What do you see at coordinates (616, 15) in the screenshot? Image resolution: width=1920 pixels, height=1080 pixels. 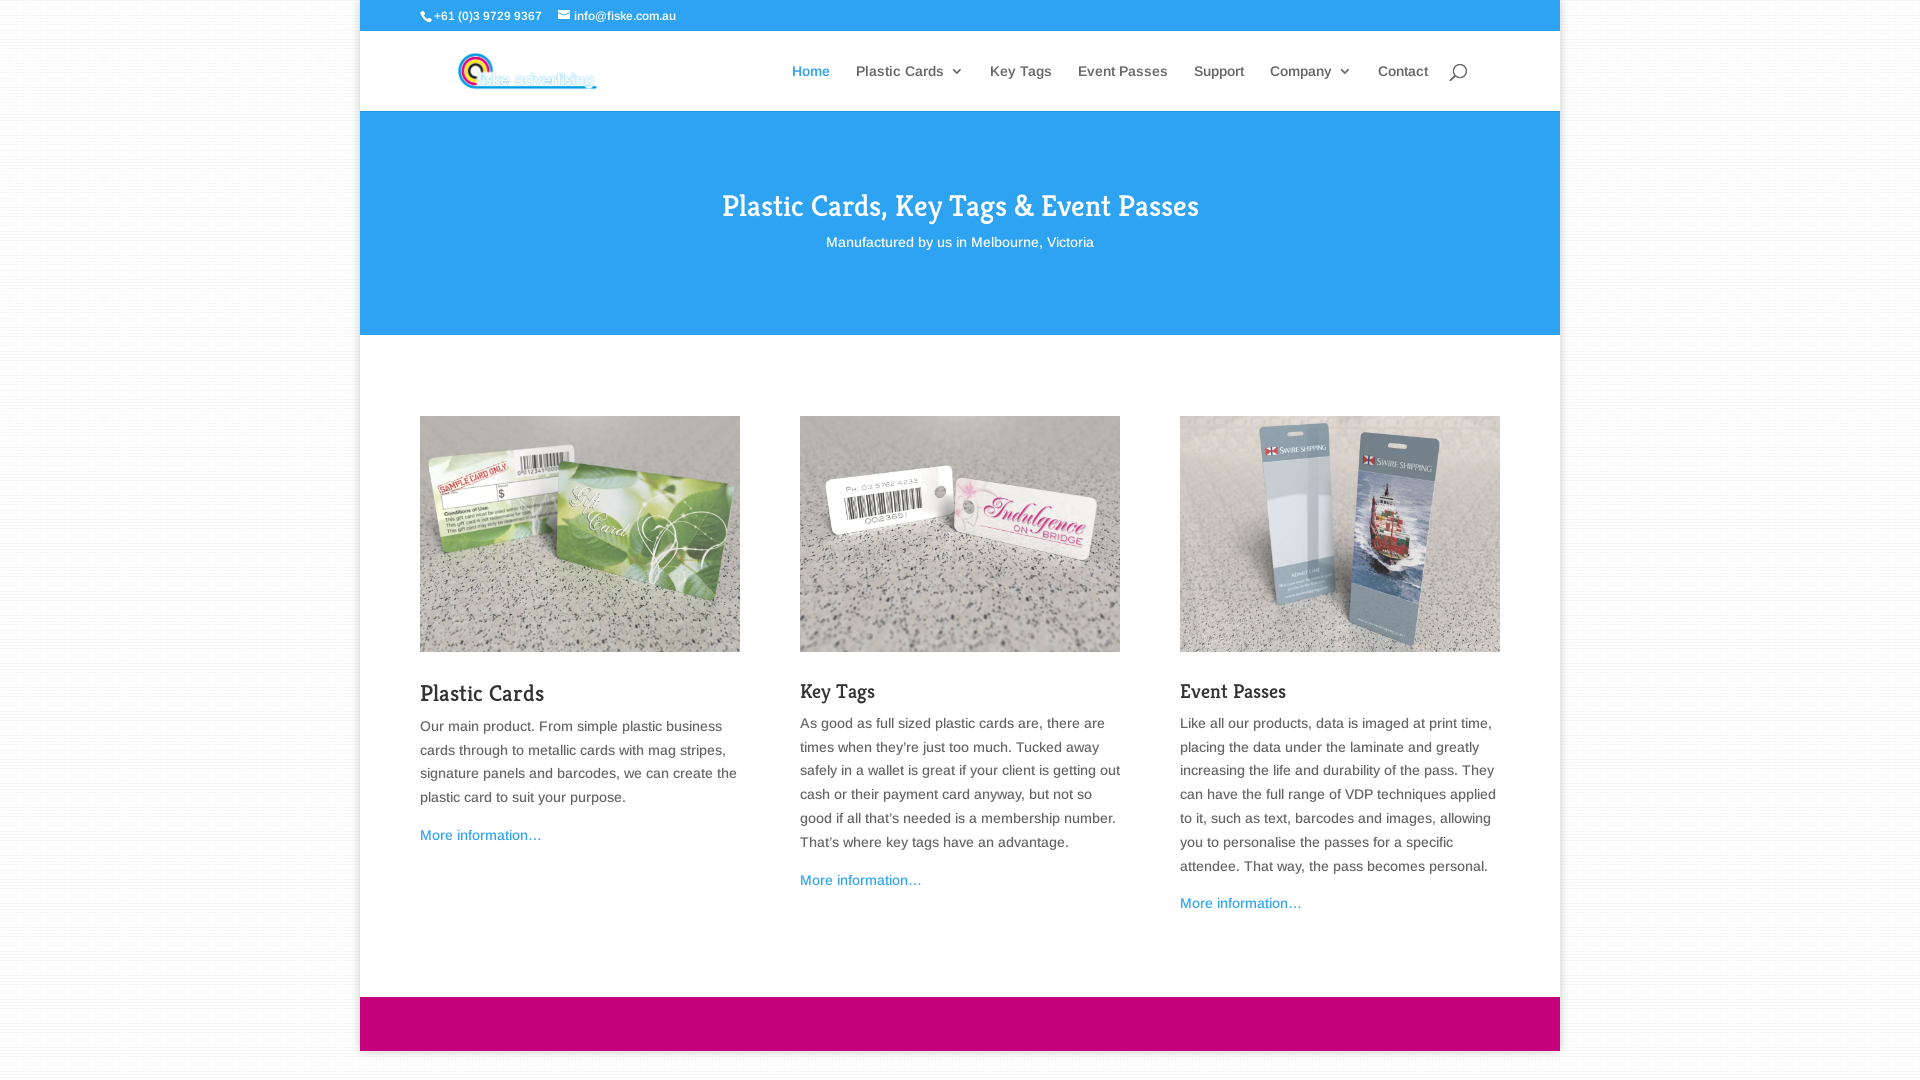 I see `'info@fiske.com.au'` at bounding box center [616, 15].